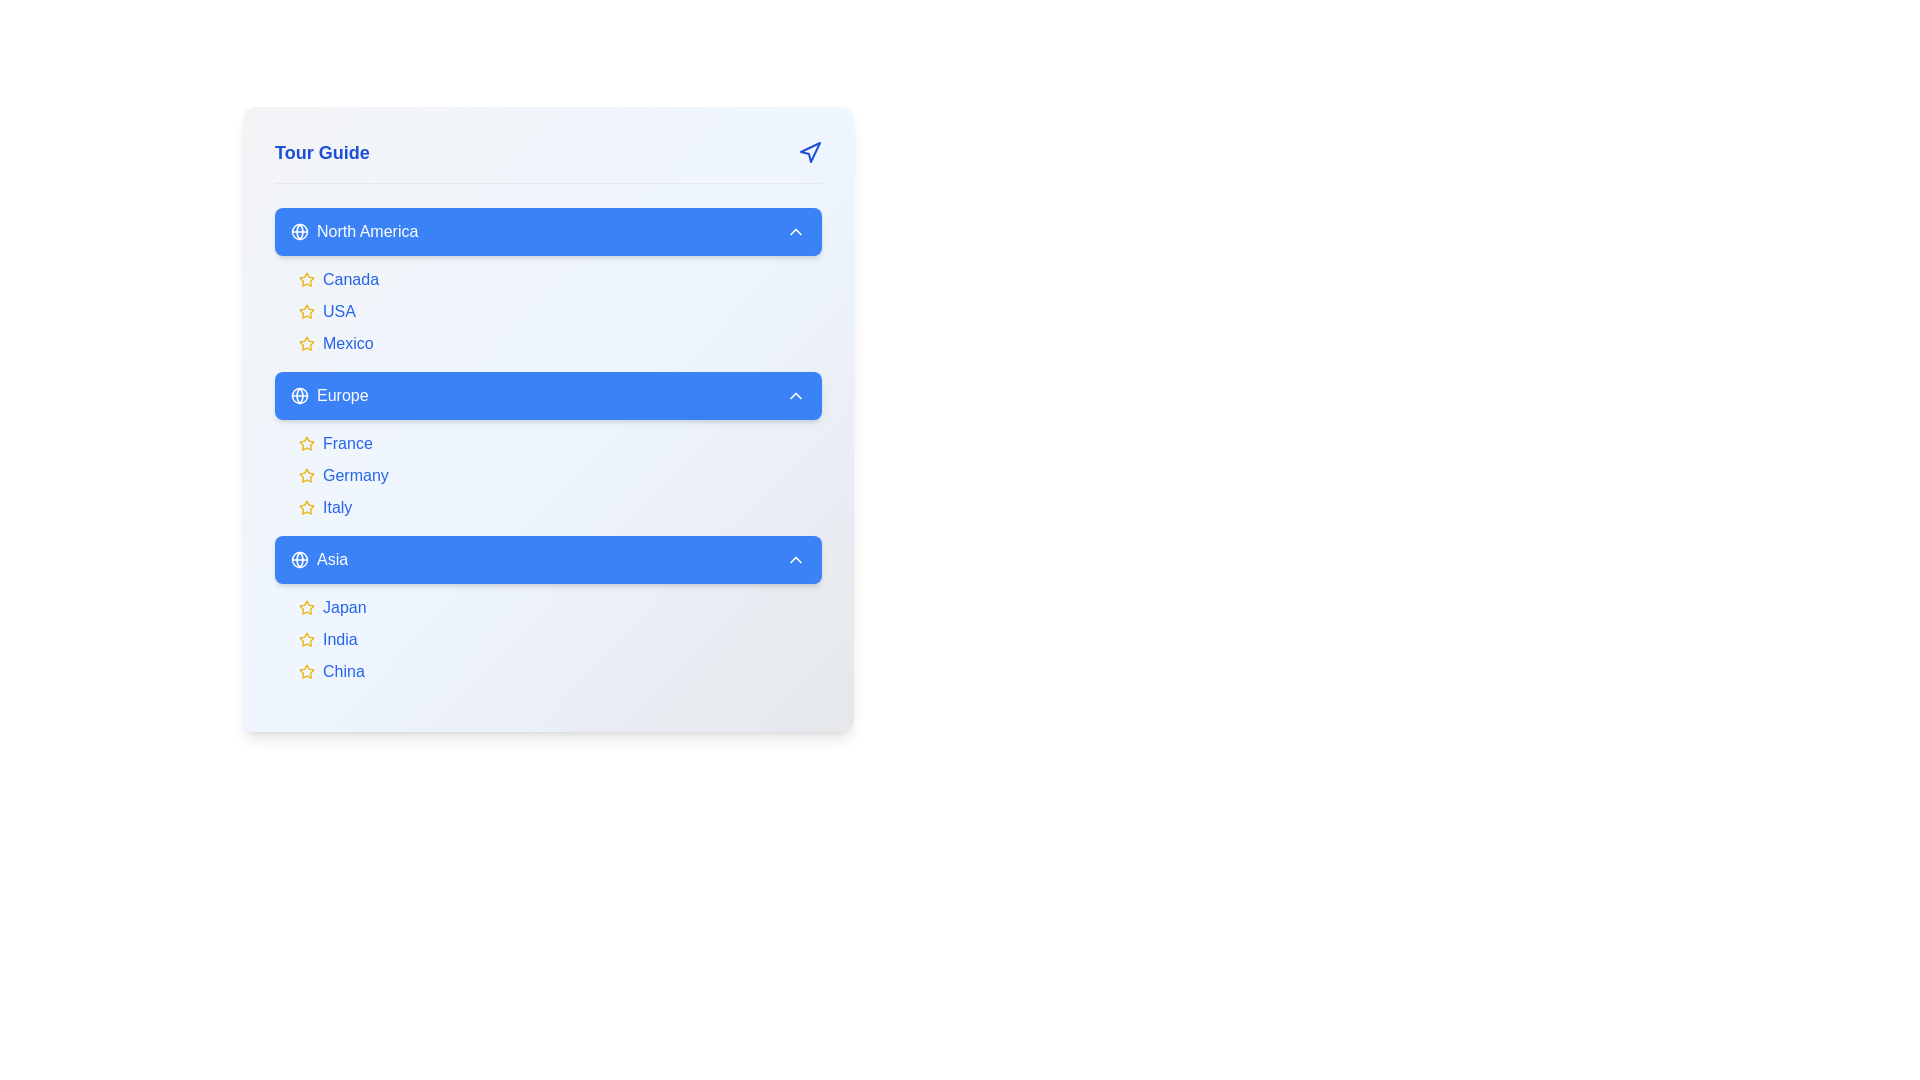  I want to click on the collapsible toggle button for 'Europe', so click(548, 396).